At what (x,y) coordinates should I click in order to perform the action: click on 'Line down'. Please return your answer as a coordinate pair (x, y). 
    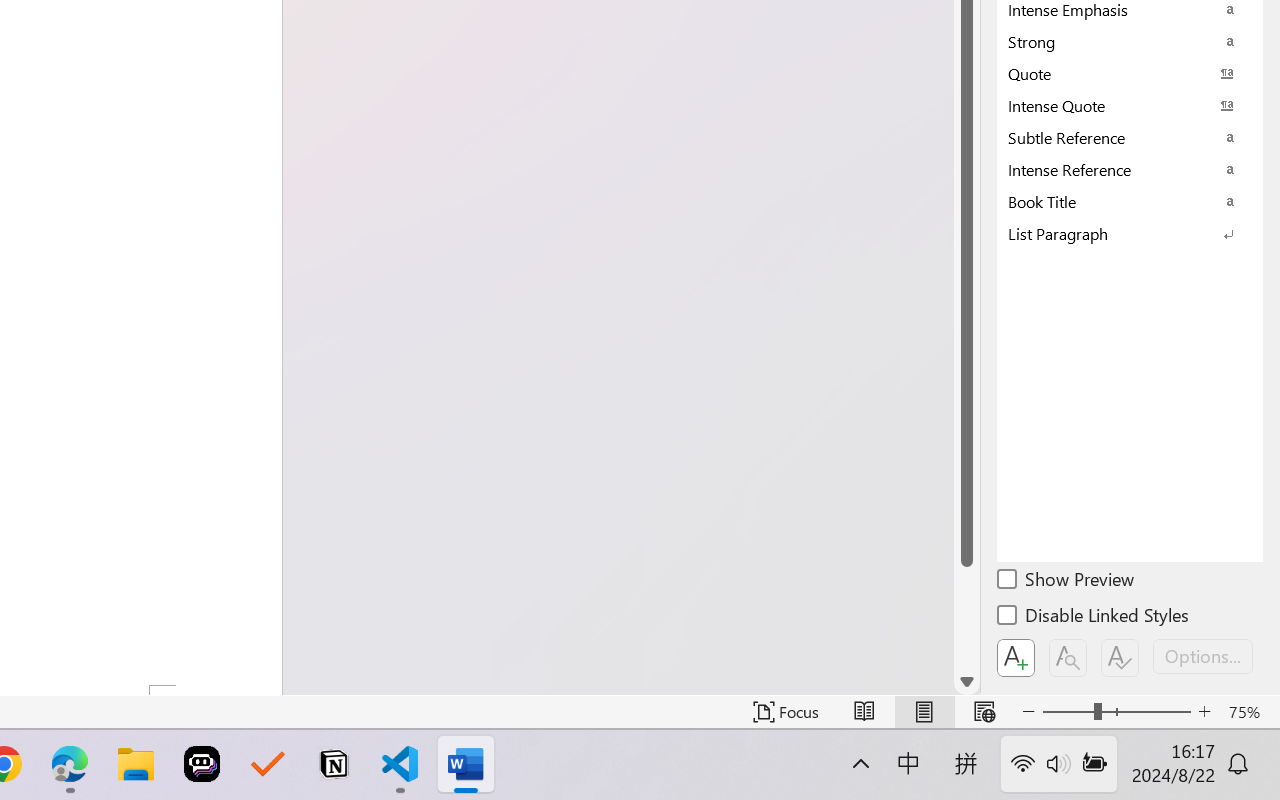
    Looking at the image, I should click on (967, 682).